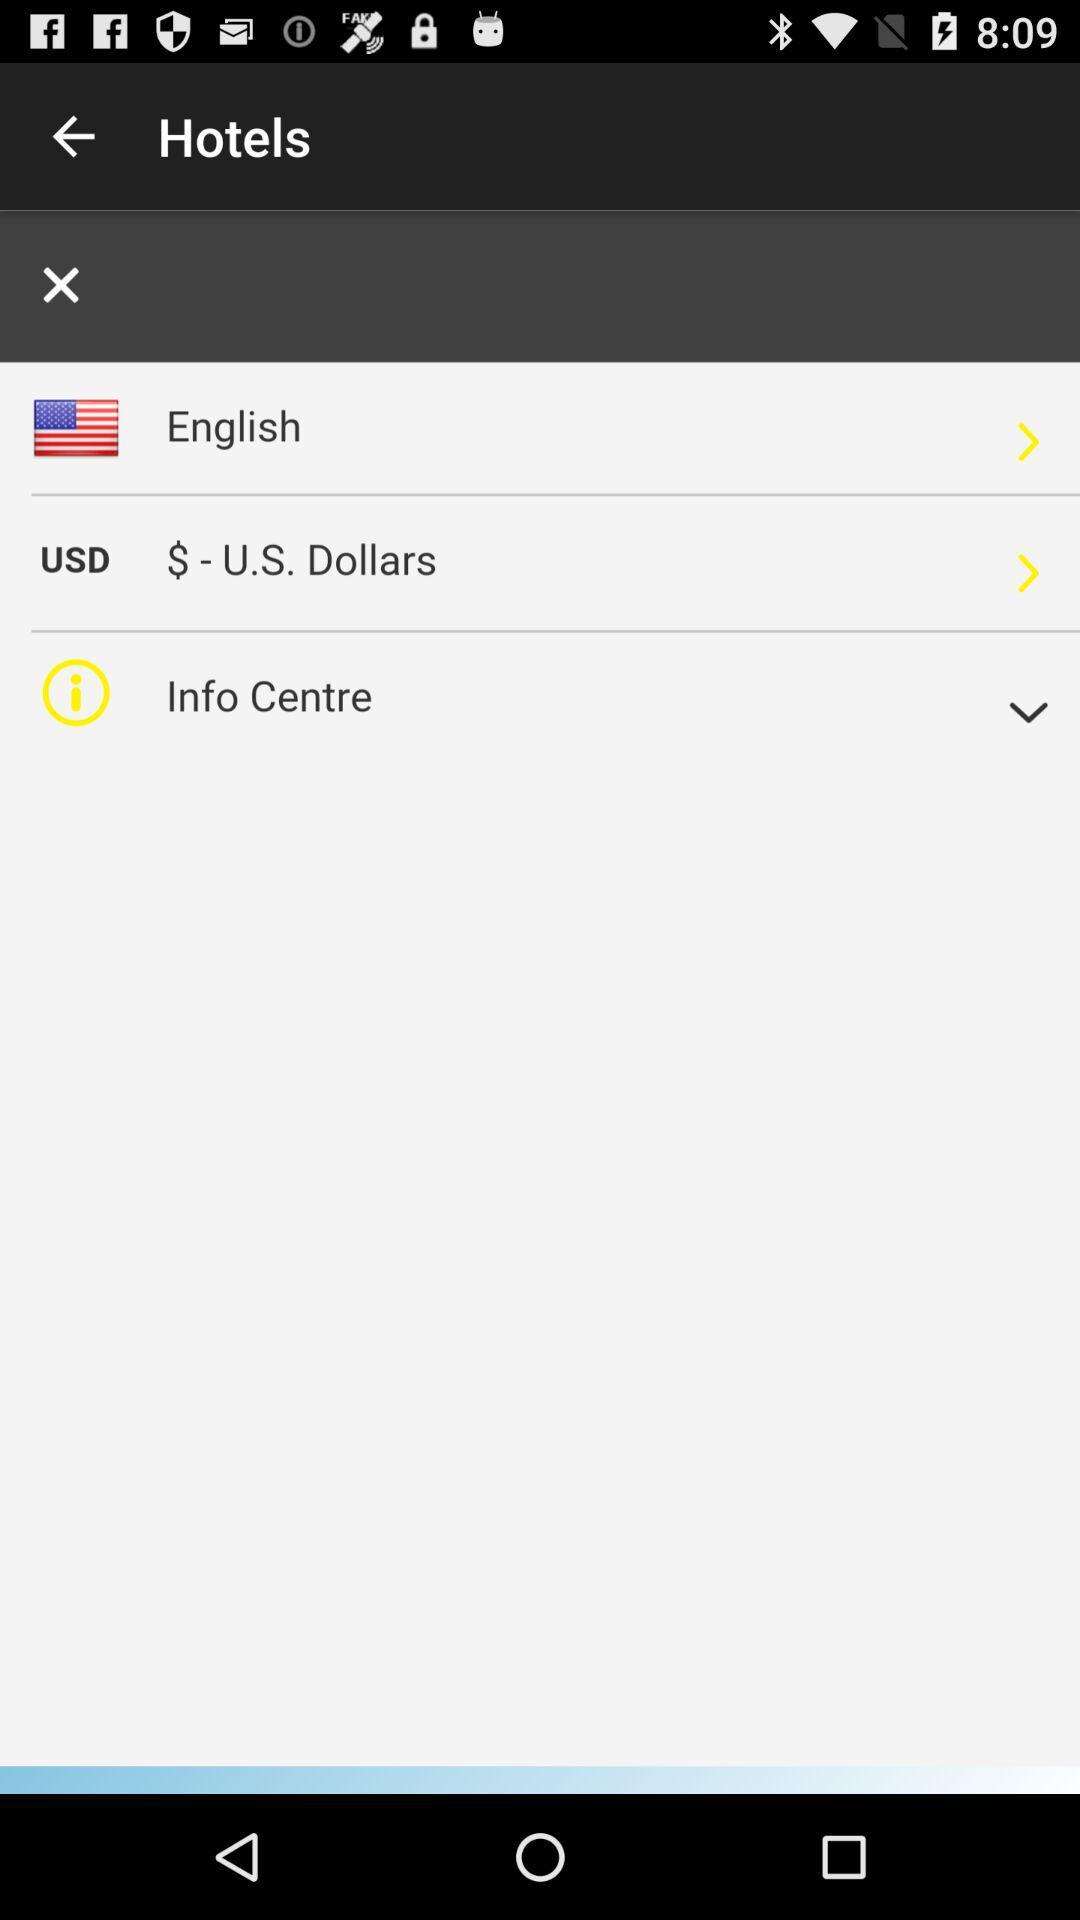  I want to click on it, so click(540, 1002).